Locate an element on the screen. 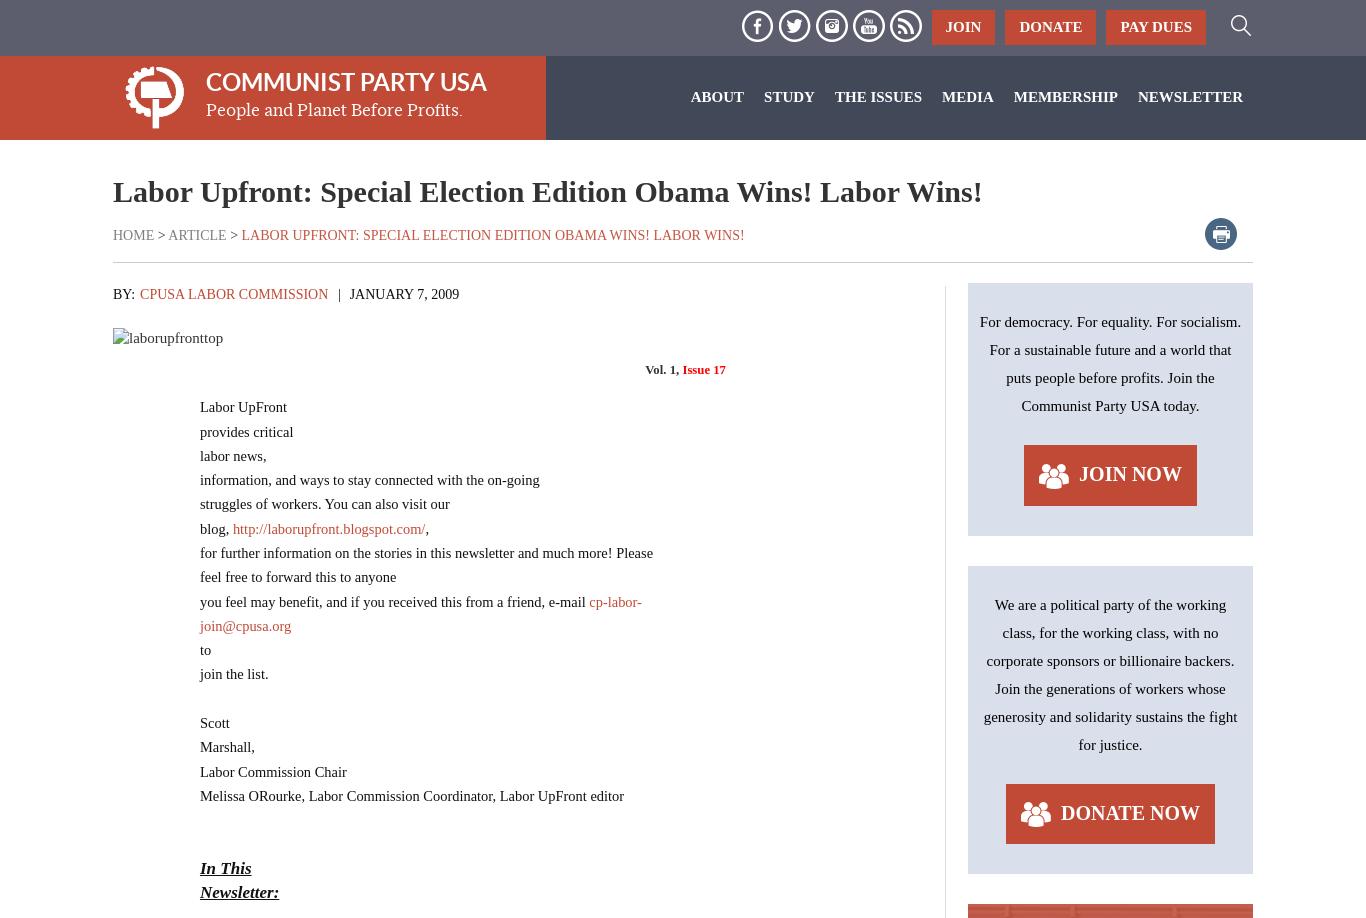  'Donate Now' is located at coordinates (1128, 810).